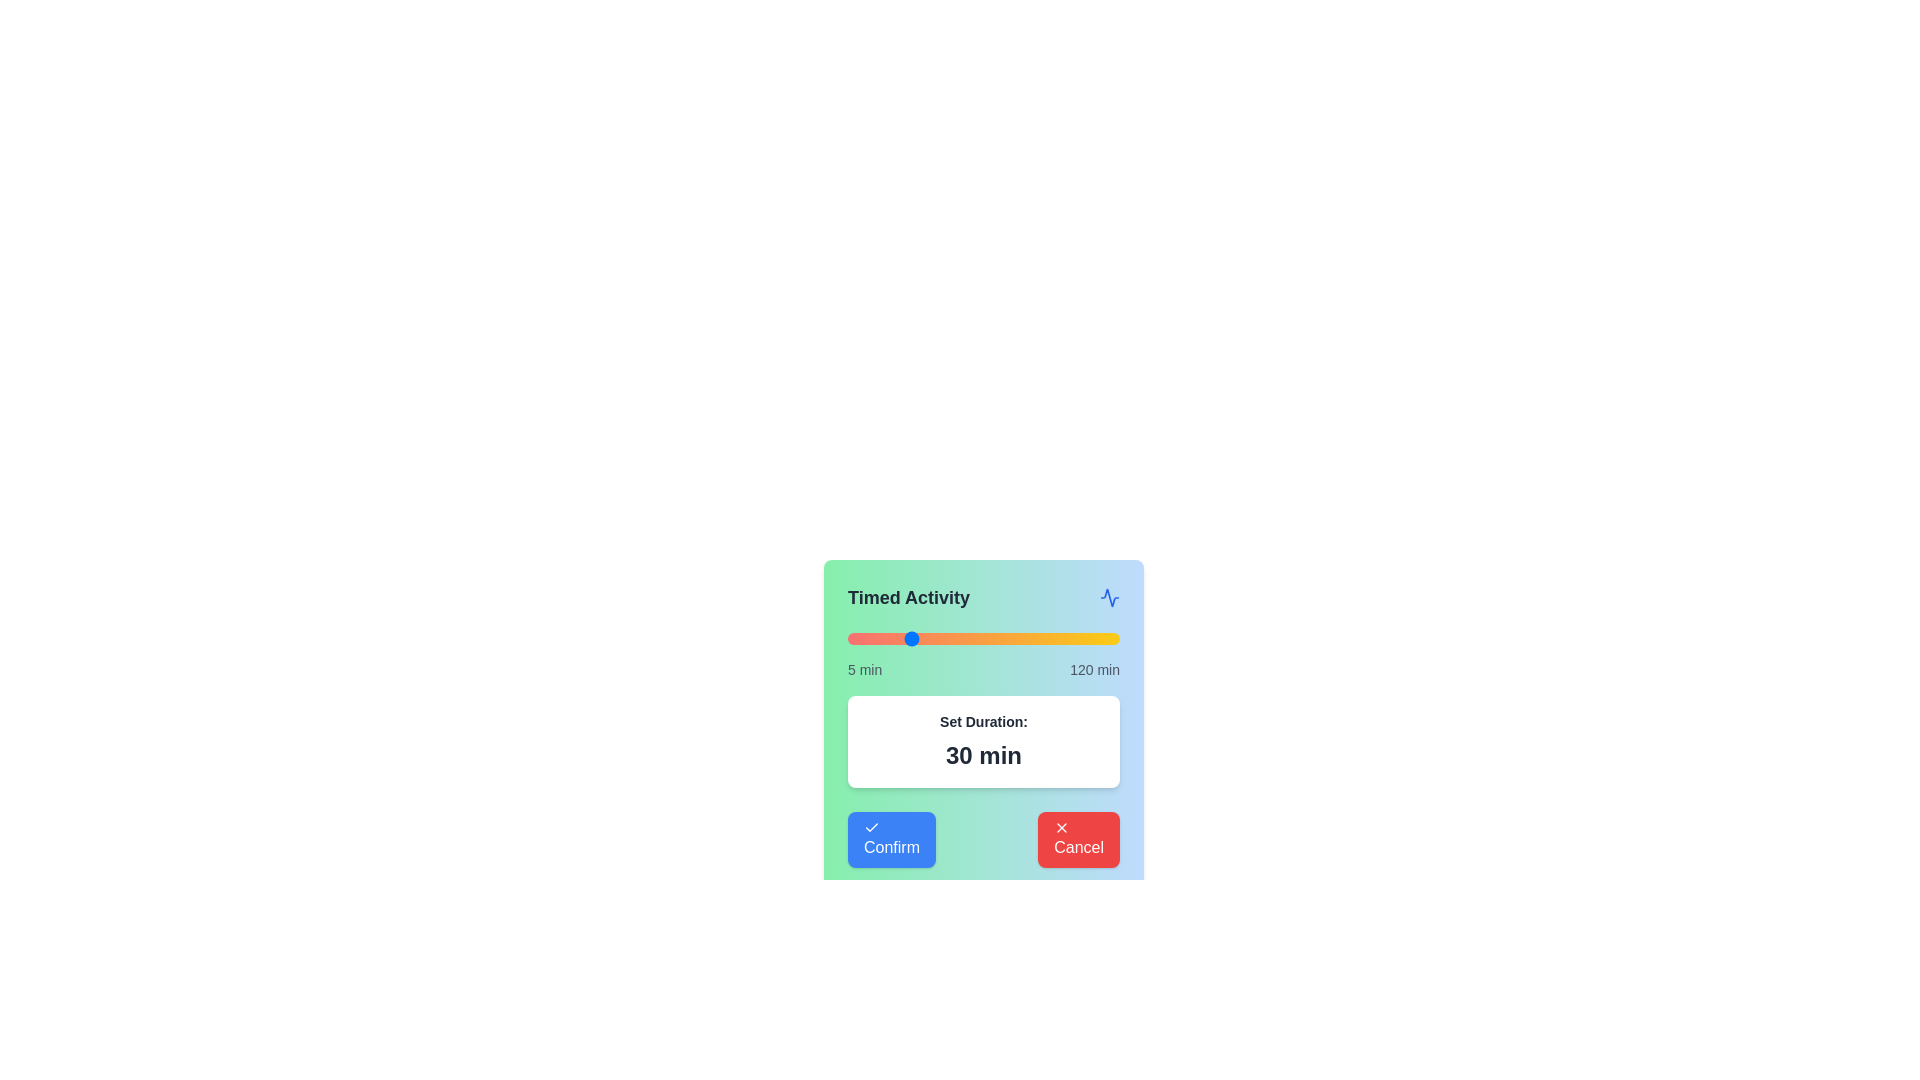 The width and height of the screenshot is (1920, 1080). Describe the element at coordinates (1085, 639) in the screenshot. I see `the slider to set the activity duration to 106 minutes` at that location.